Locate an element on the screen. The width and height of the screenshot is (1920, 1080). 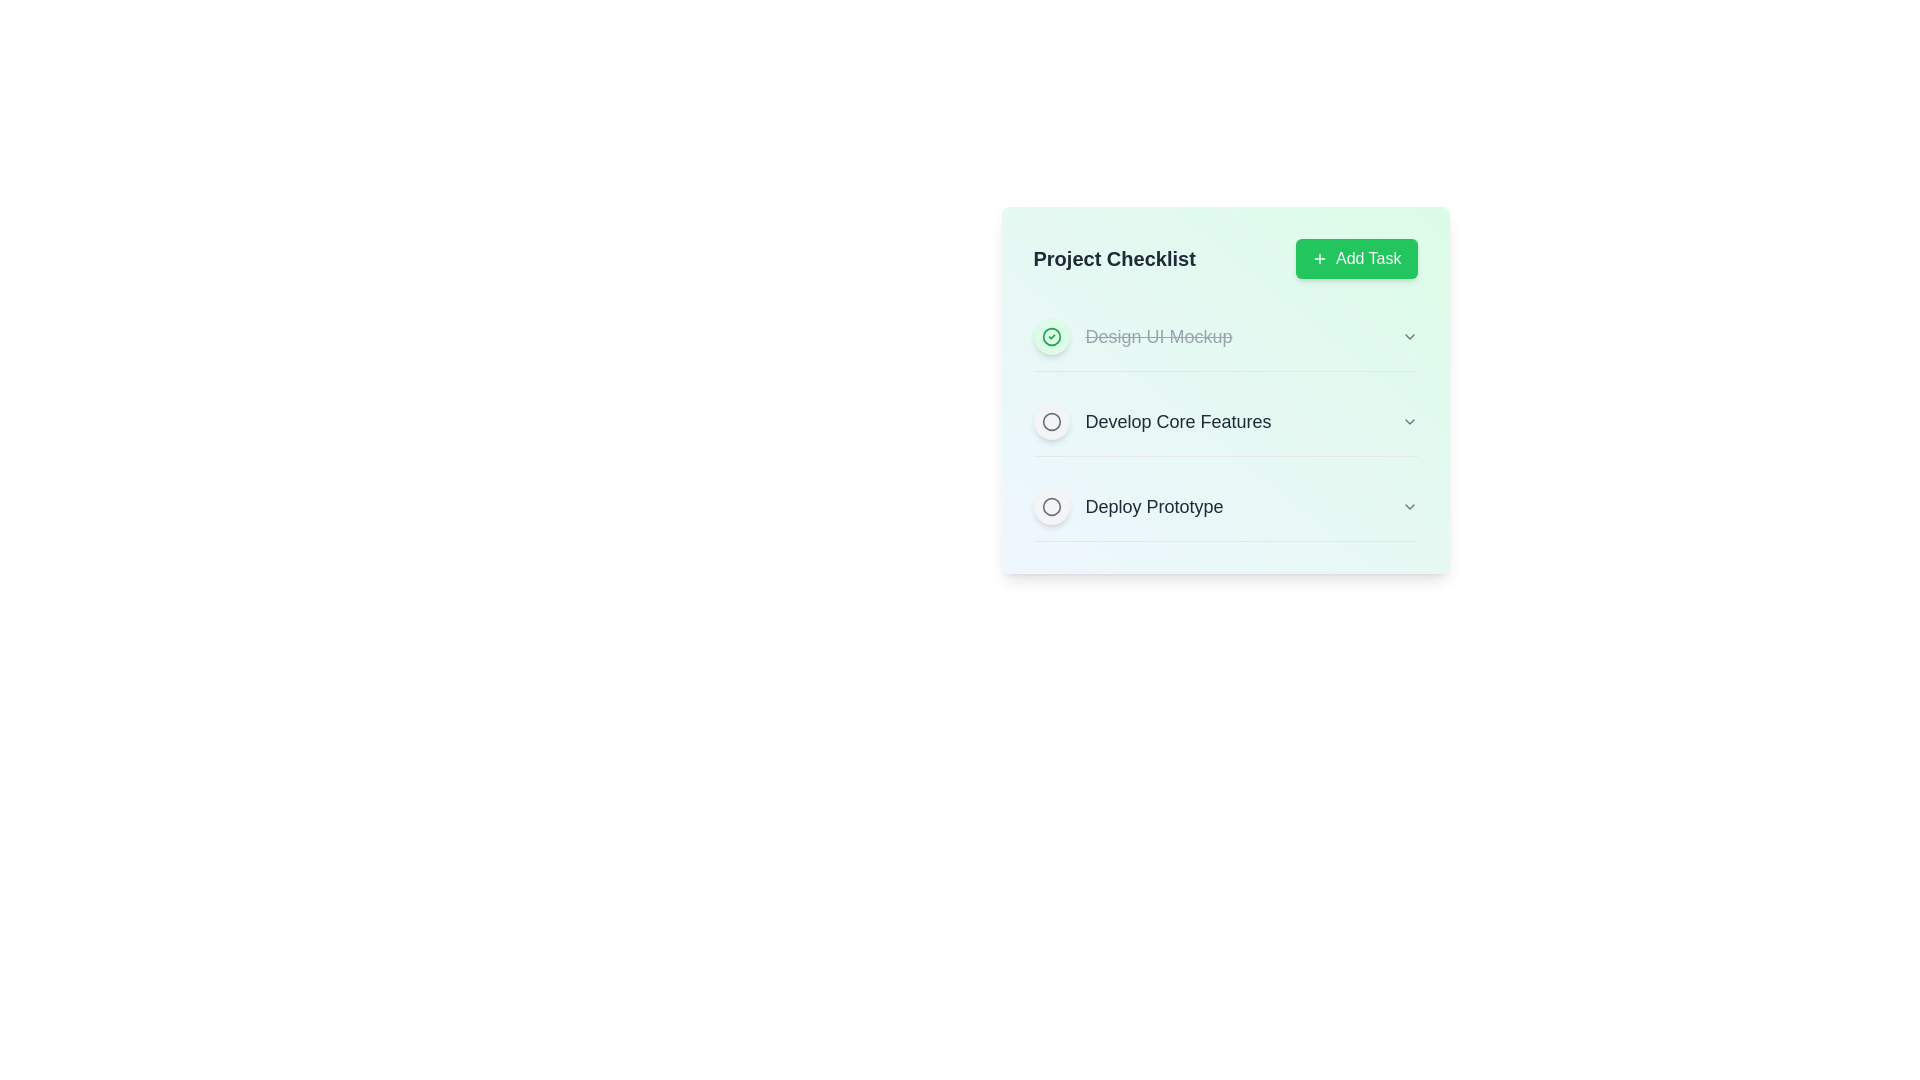
the dropdown button next to the task 'Deploy Prototype' to expand its options is located at coordinates (1408, 505).